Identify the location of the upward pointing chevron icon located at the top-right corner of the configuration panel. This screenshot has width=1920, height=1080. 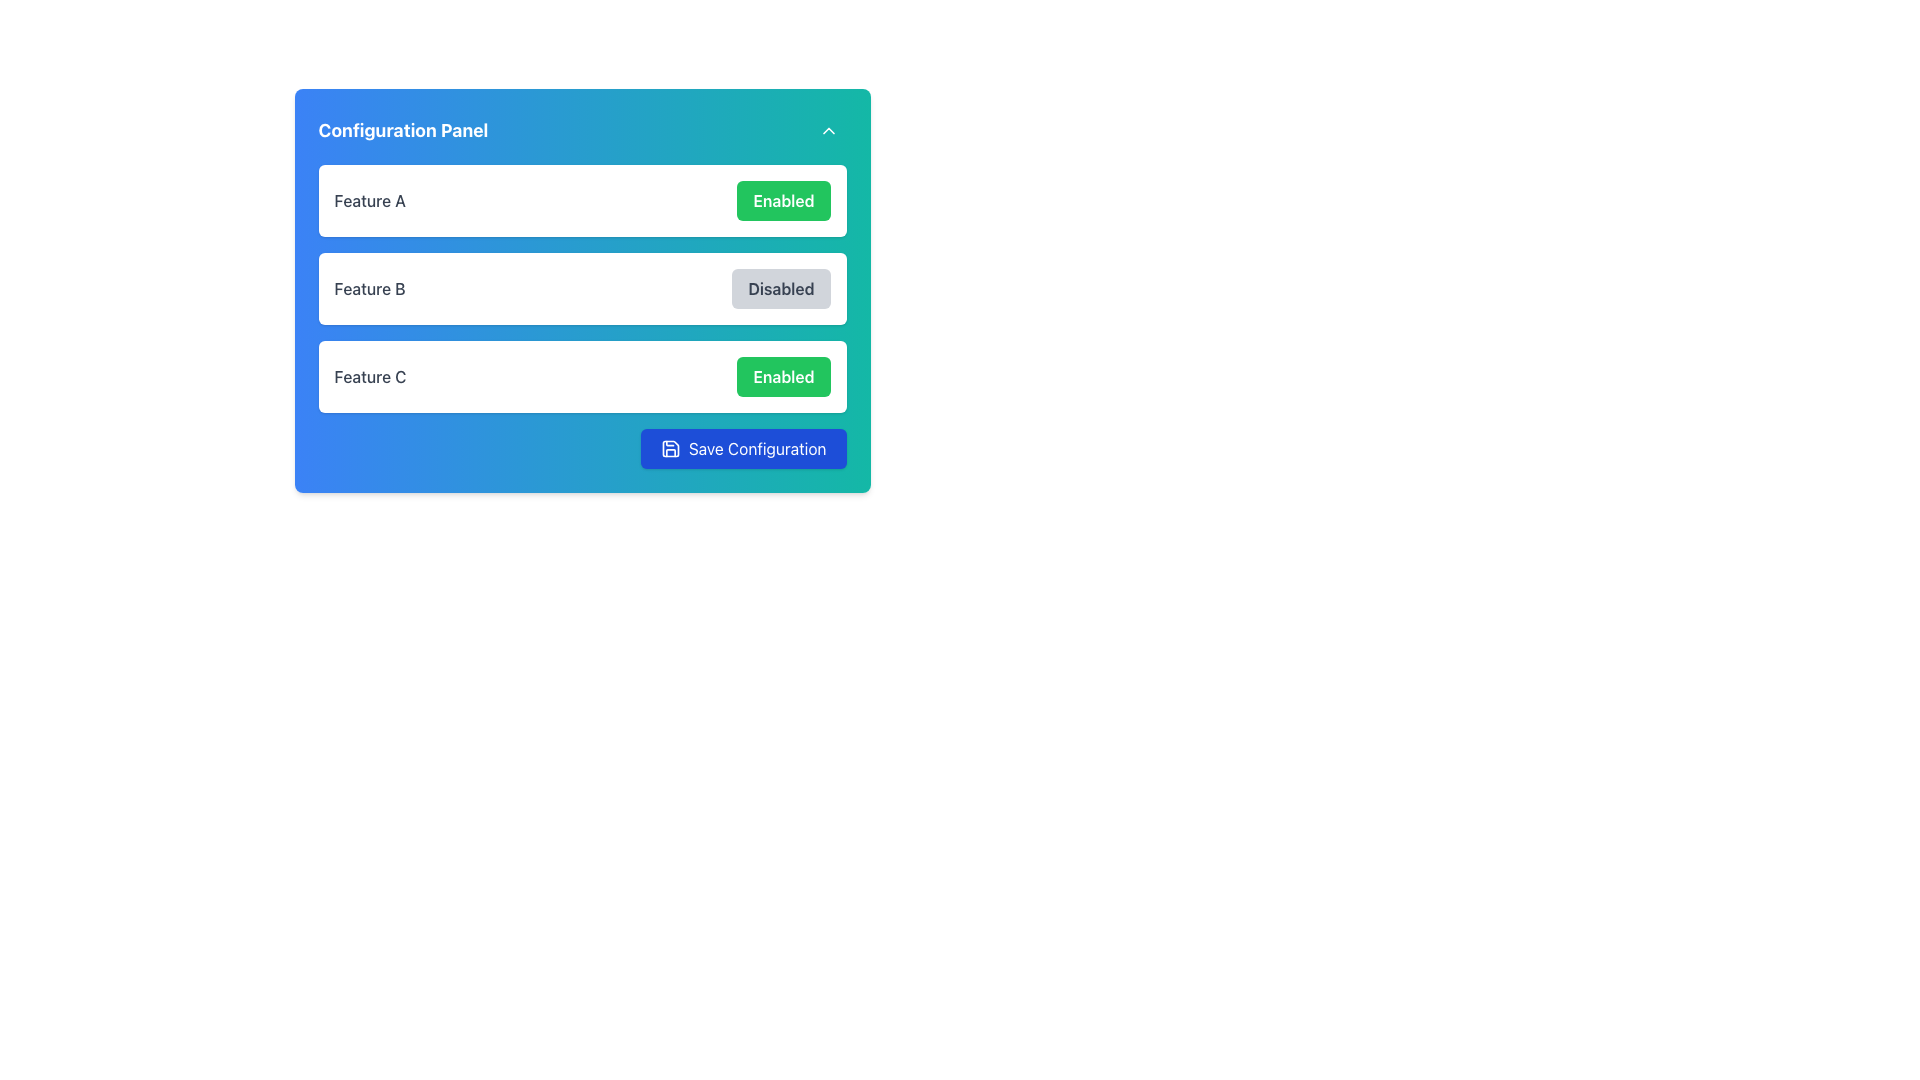
(828, 131).